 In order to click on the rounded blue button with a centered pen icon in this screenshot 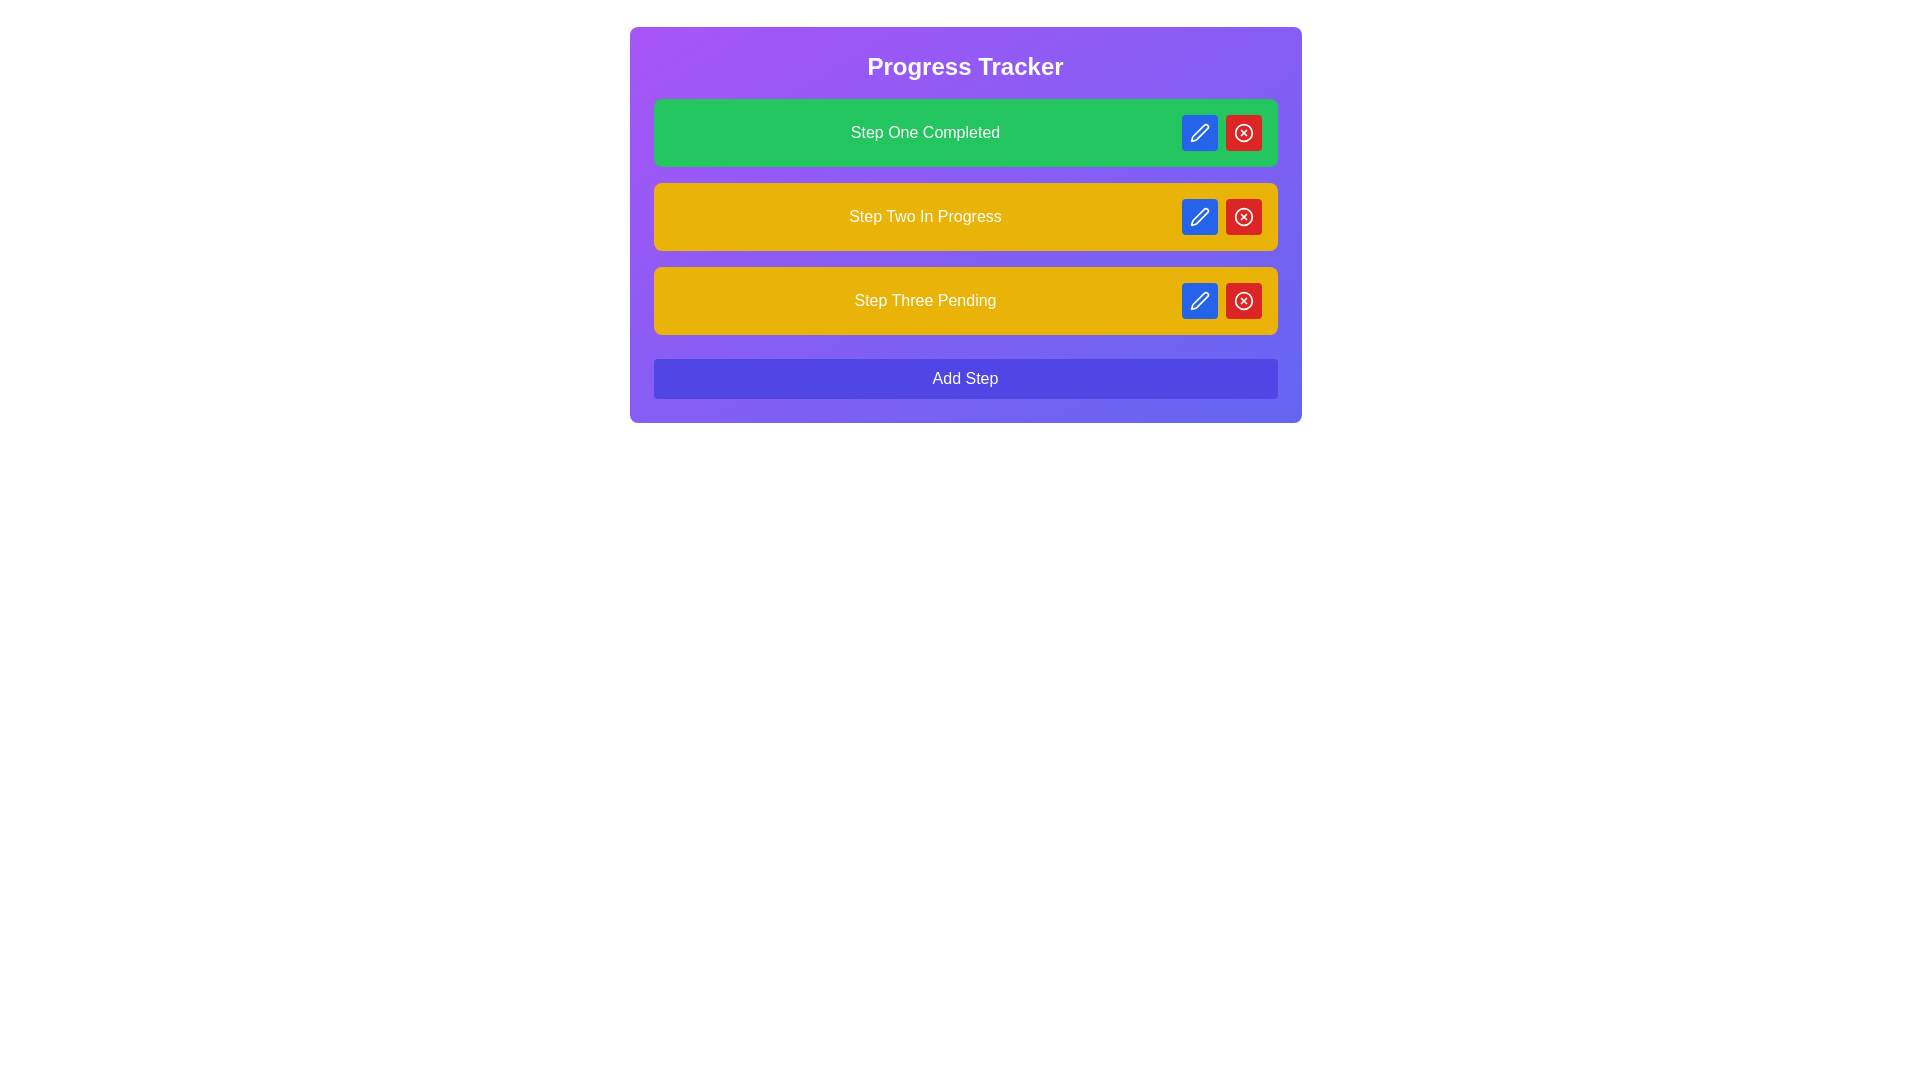, I will do `click(1199, 132)`.